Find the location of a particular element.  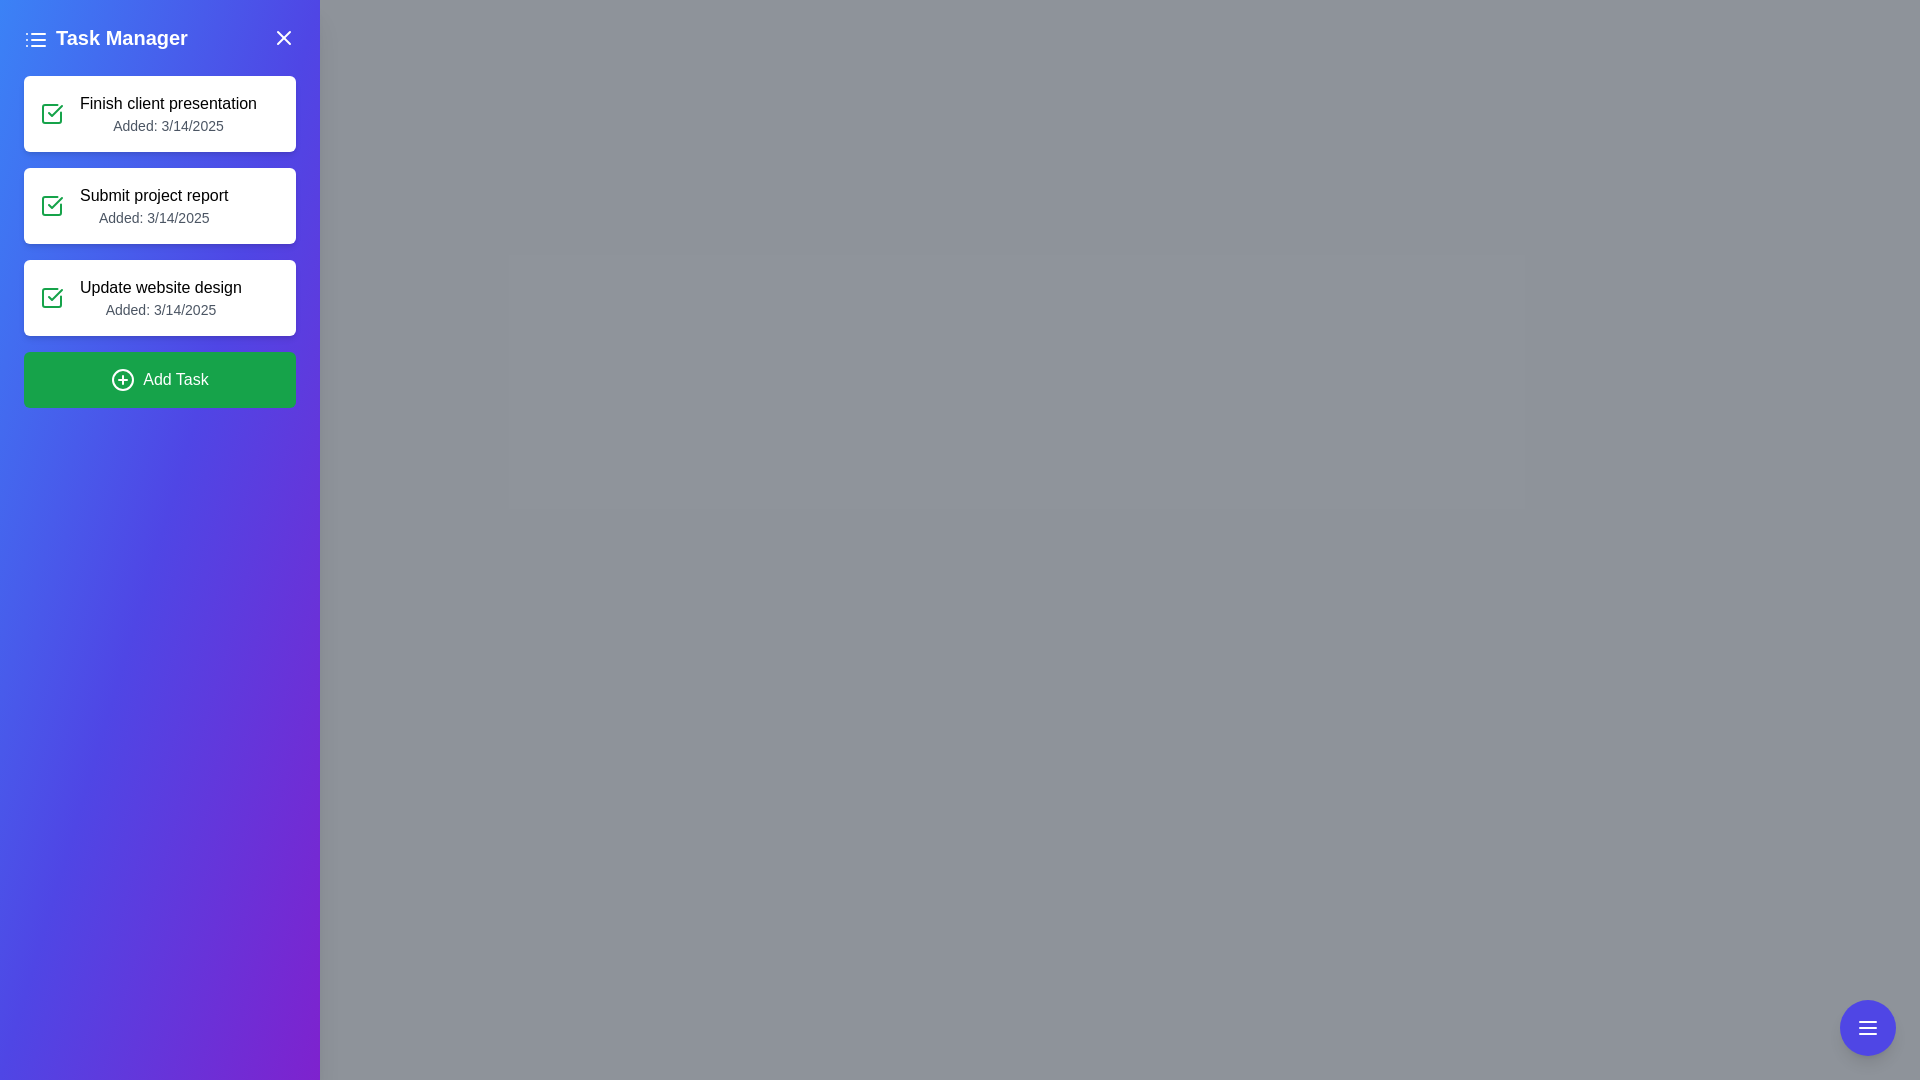

the second task card in the vertical list, which features a green checkmark icon and the text 'Submit project report' is located at coordinates (158, 205).